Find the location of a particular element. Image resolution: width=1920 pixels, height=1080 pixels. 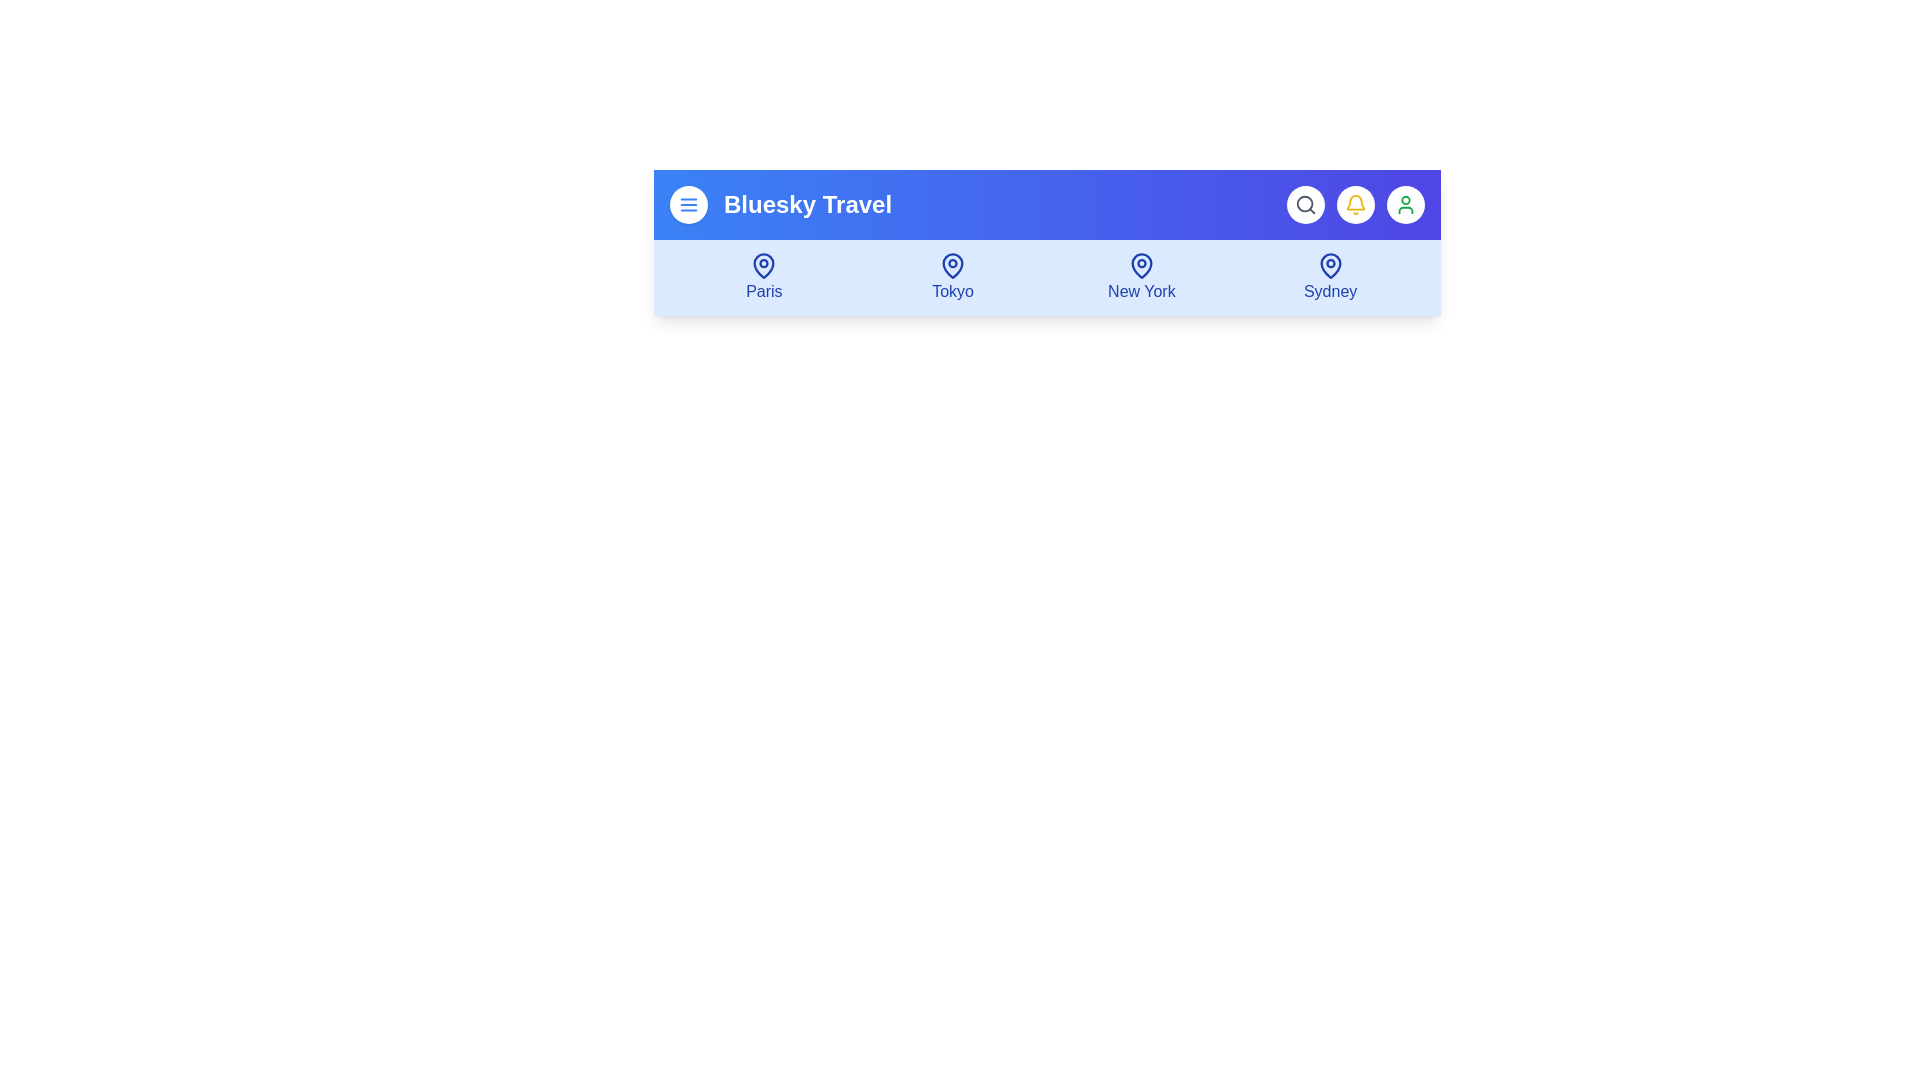

the destination icon for New York is located at coordinates (1141, 277).